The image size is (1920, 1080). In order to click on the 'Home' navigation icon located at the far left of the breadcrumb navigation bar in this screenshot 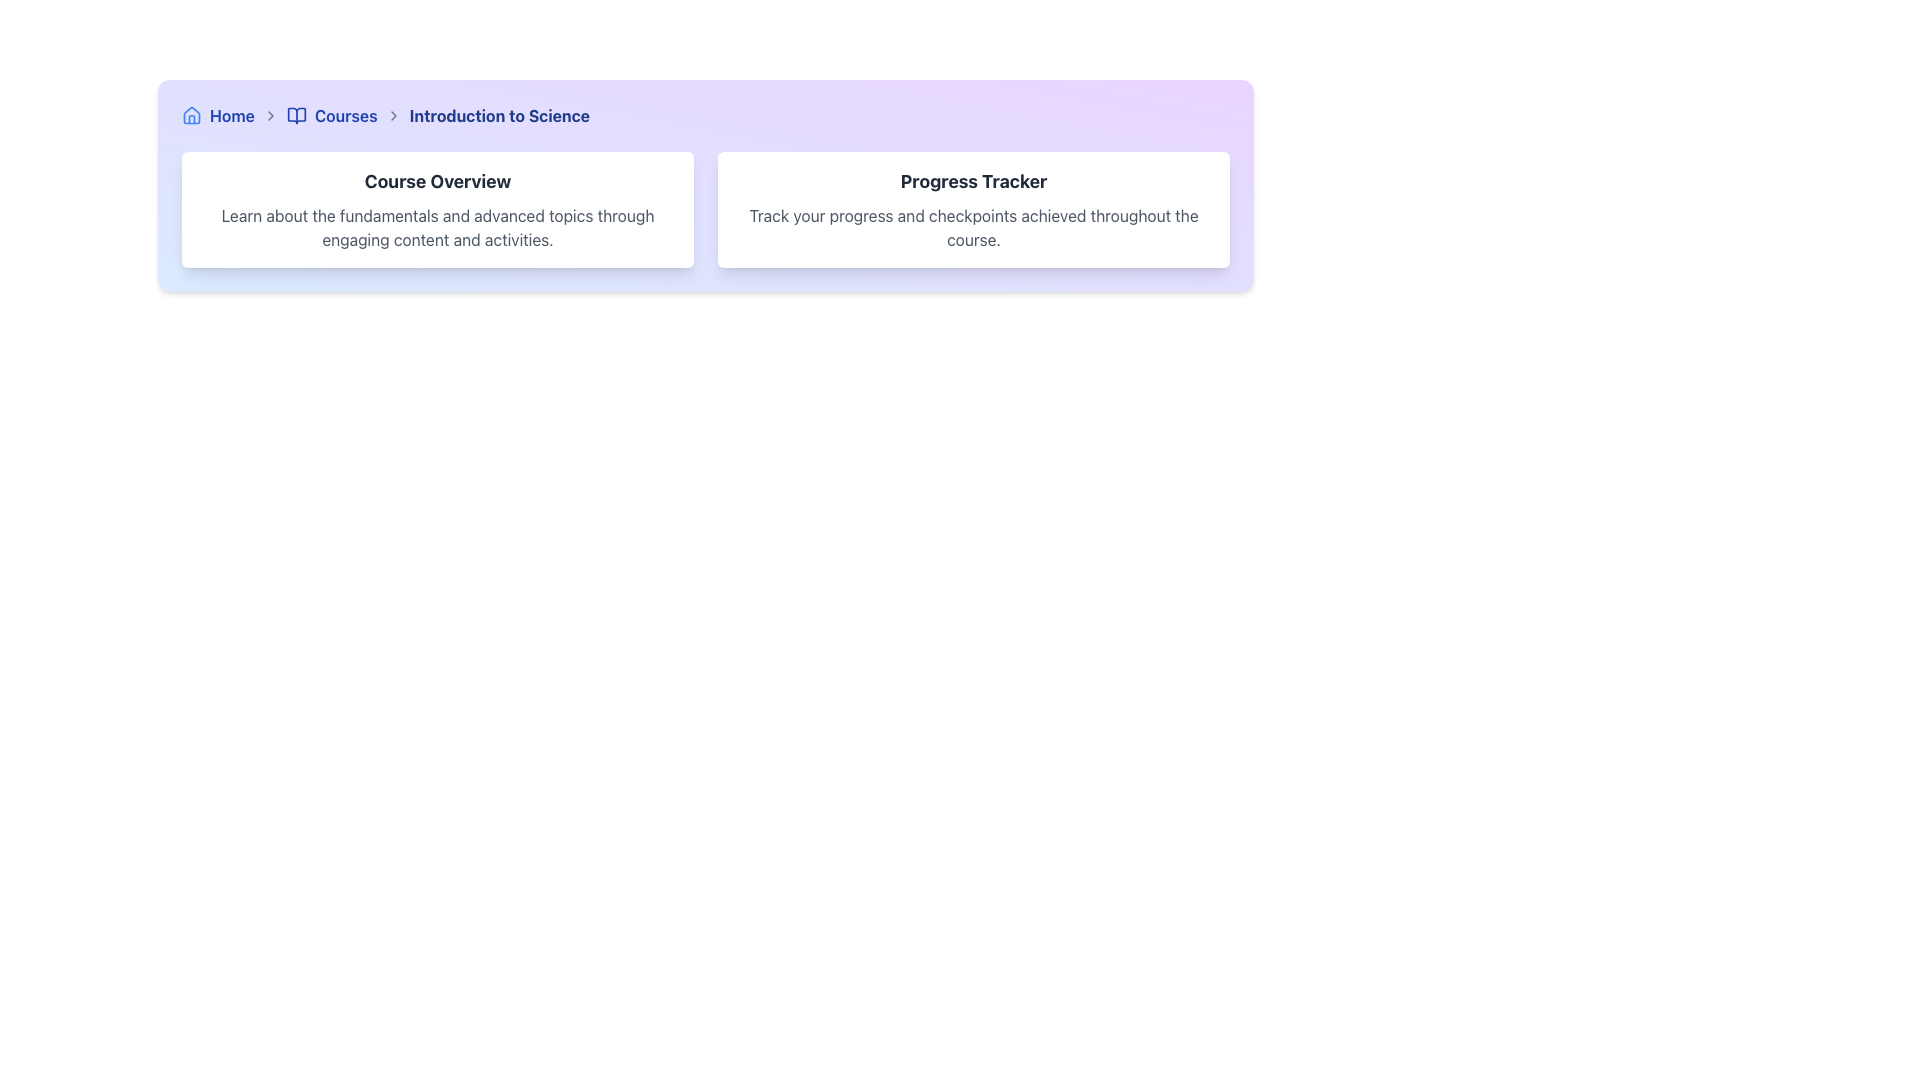, I will do `click(192, 115)`.